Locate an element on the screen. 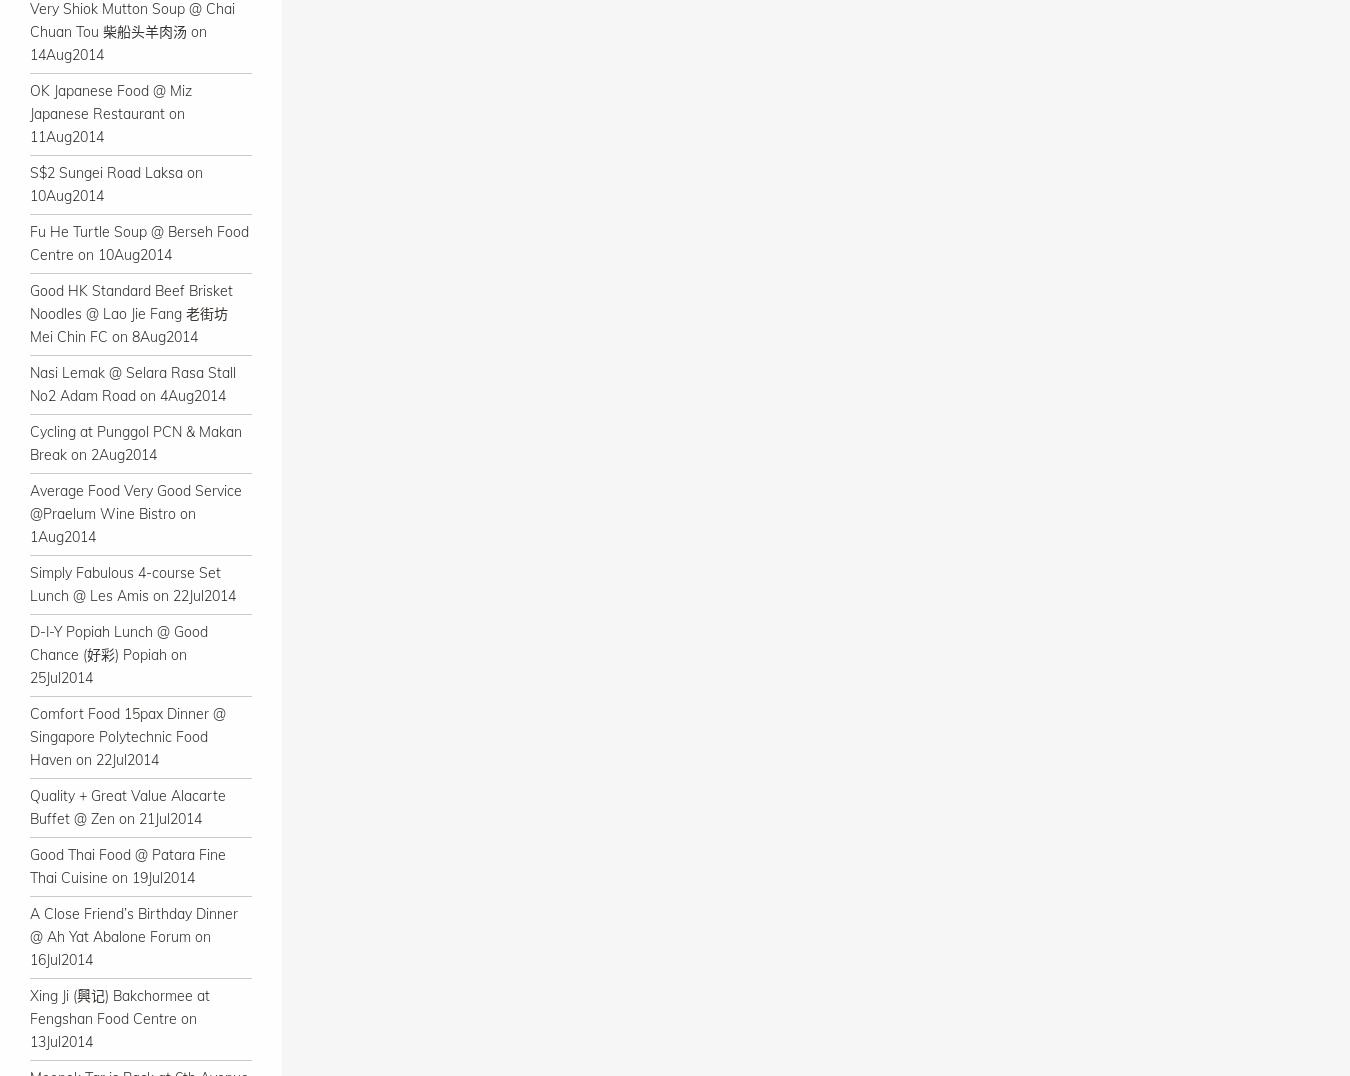  'Good Thai Food @ Patara Fine Thai Cuisine on 19Jul2014' is located at coordinates (127, 866).